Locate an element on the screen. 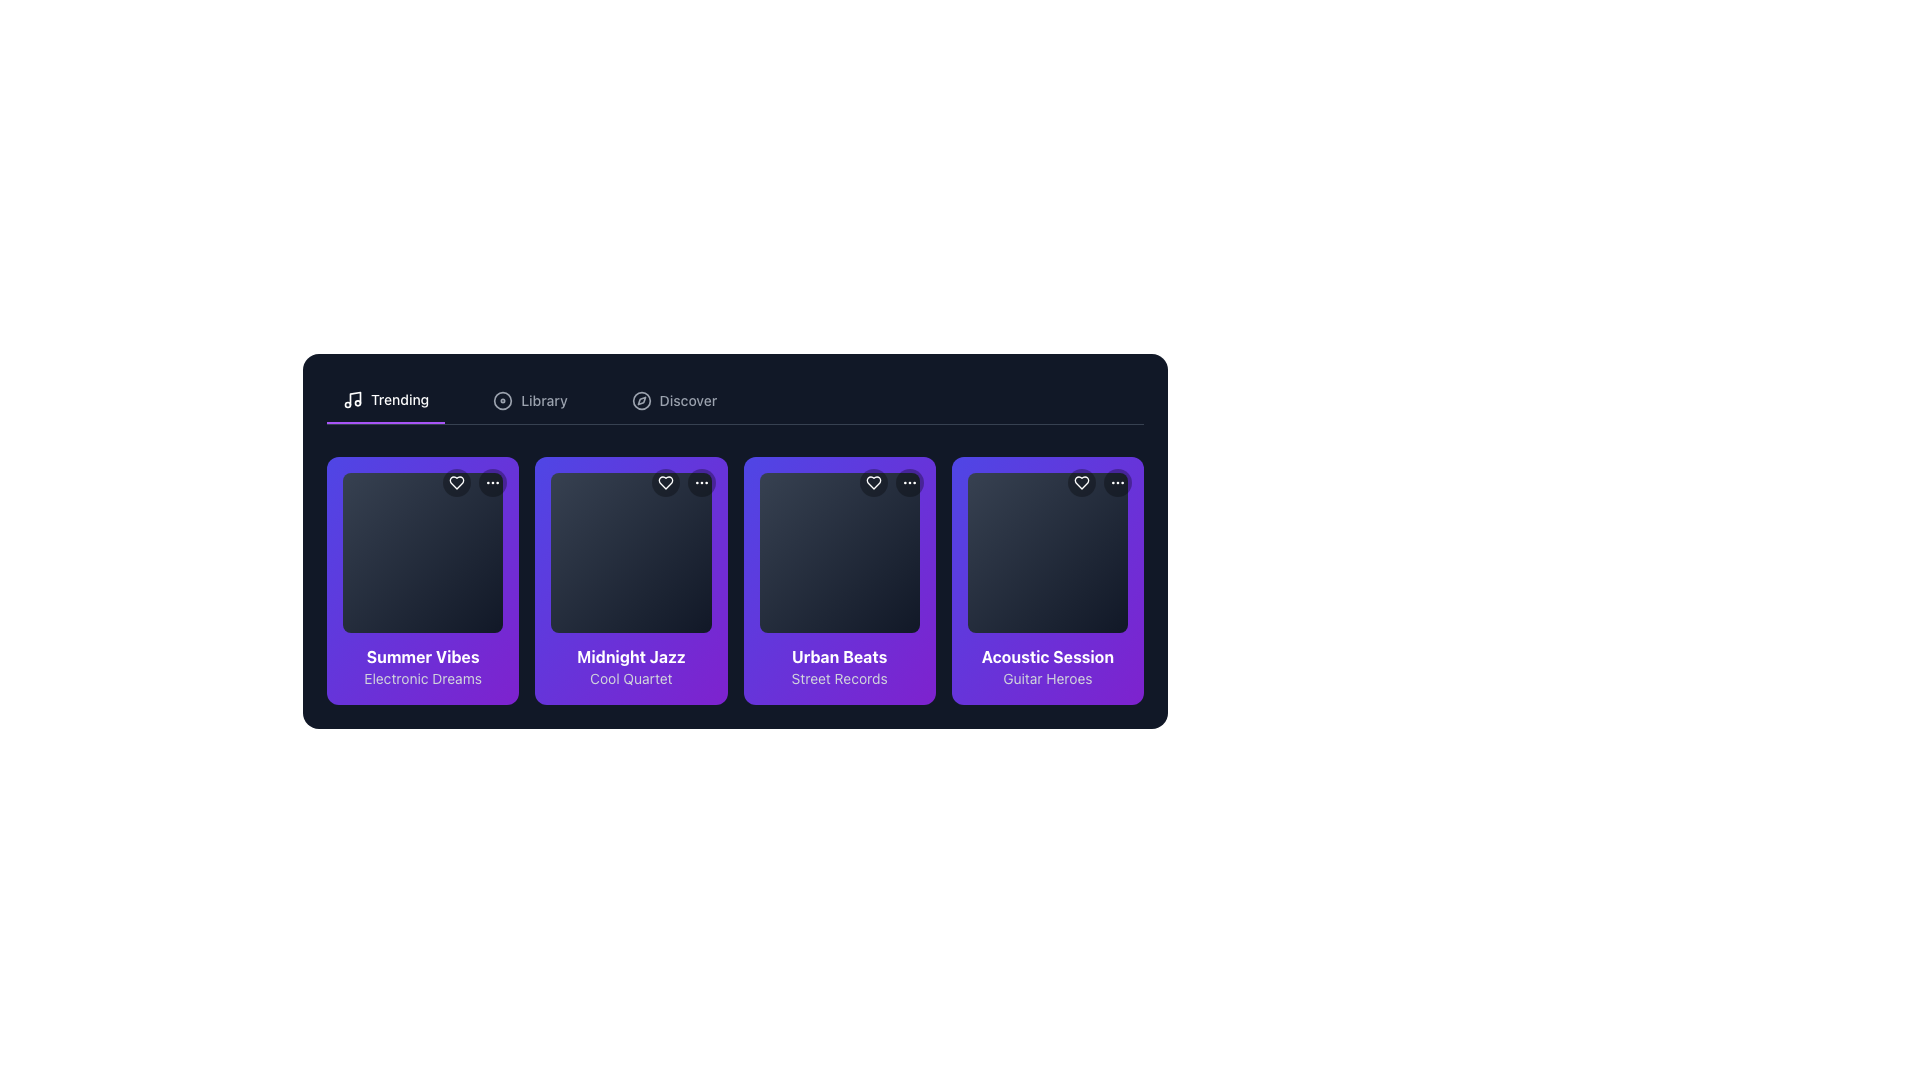  the larger circular outline SVG element located at the top-right of the card-like section within the interactive library items is located at coordinates (503, 401).